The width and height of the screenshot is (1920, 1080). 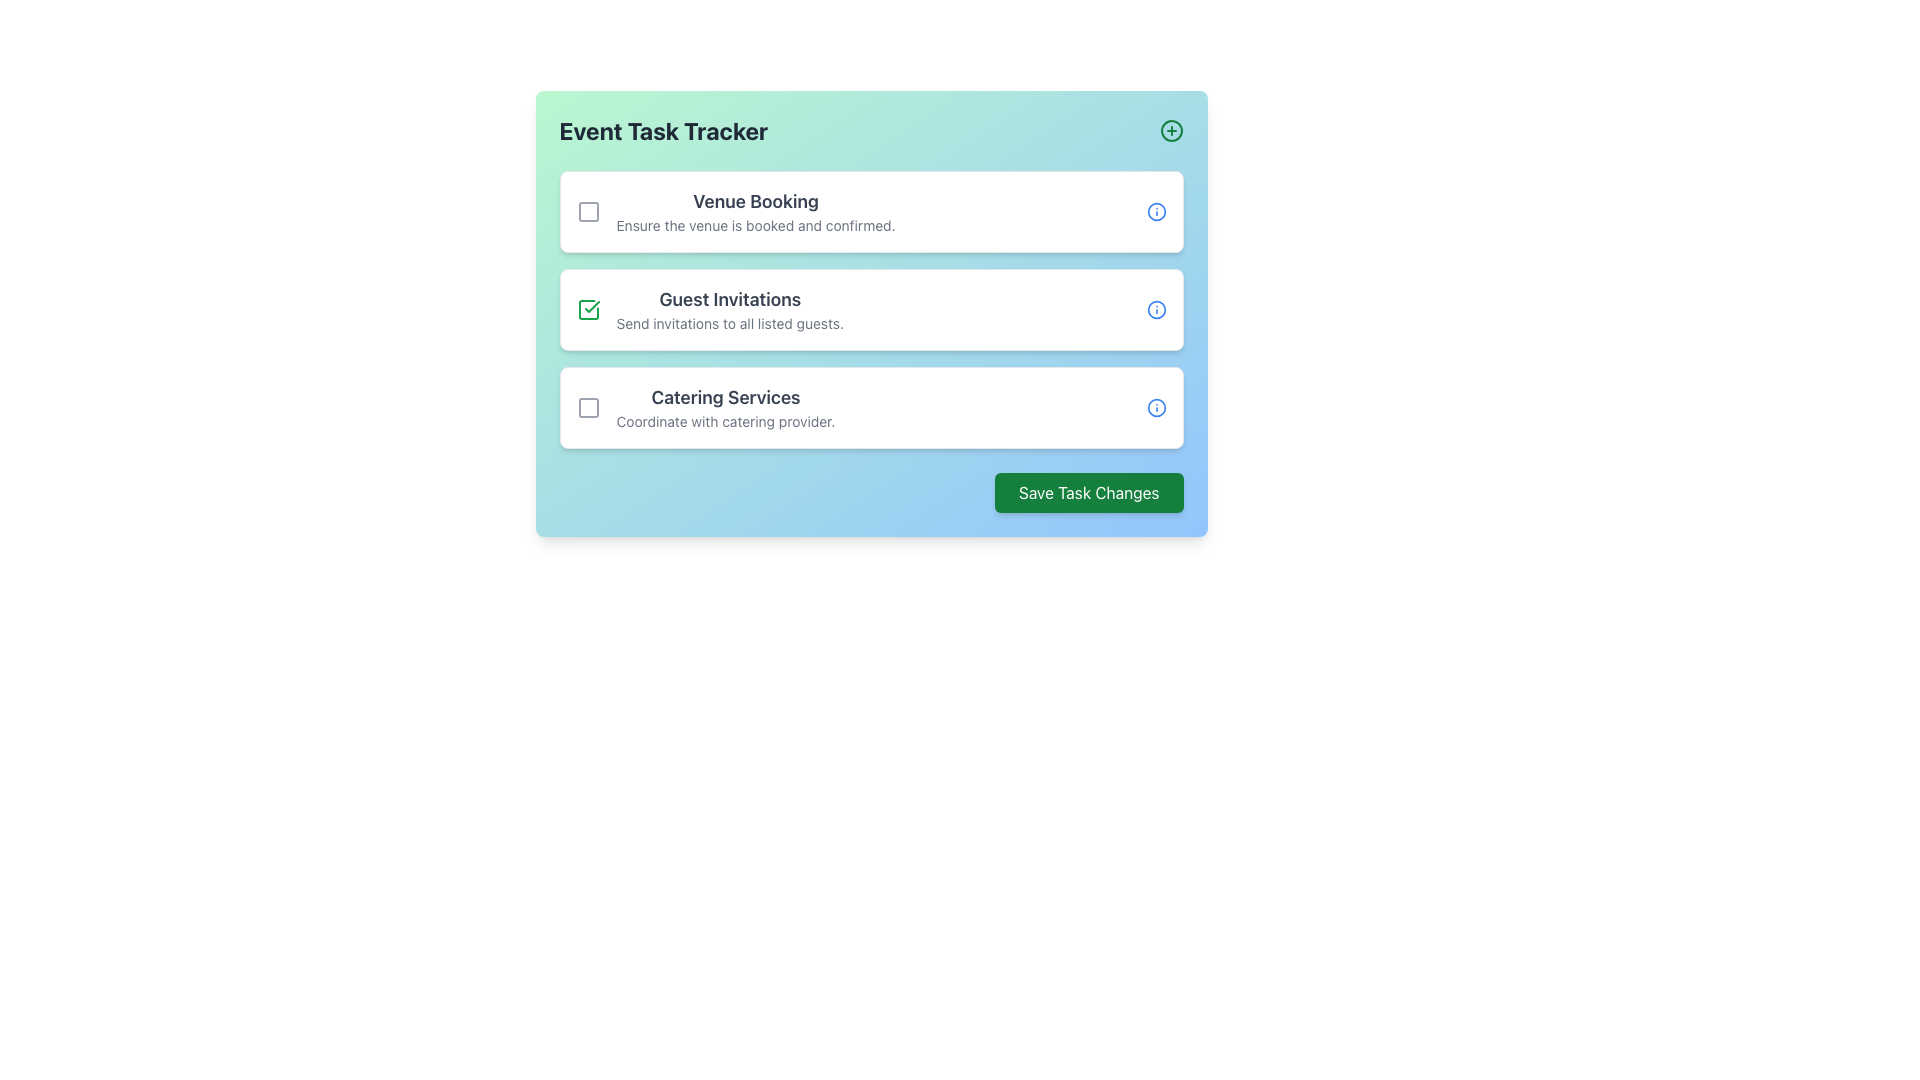 I want to click on the circular green icon with a plus sign located in the top-right corner of the 'Event Task Tracker' section, so click(x=1171, y=131).